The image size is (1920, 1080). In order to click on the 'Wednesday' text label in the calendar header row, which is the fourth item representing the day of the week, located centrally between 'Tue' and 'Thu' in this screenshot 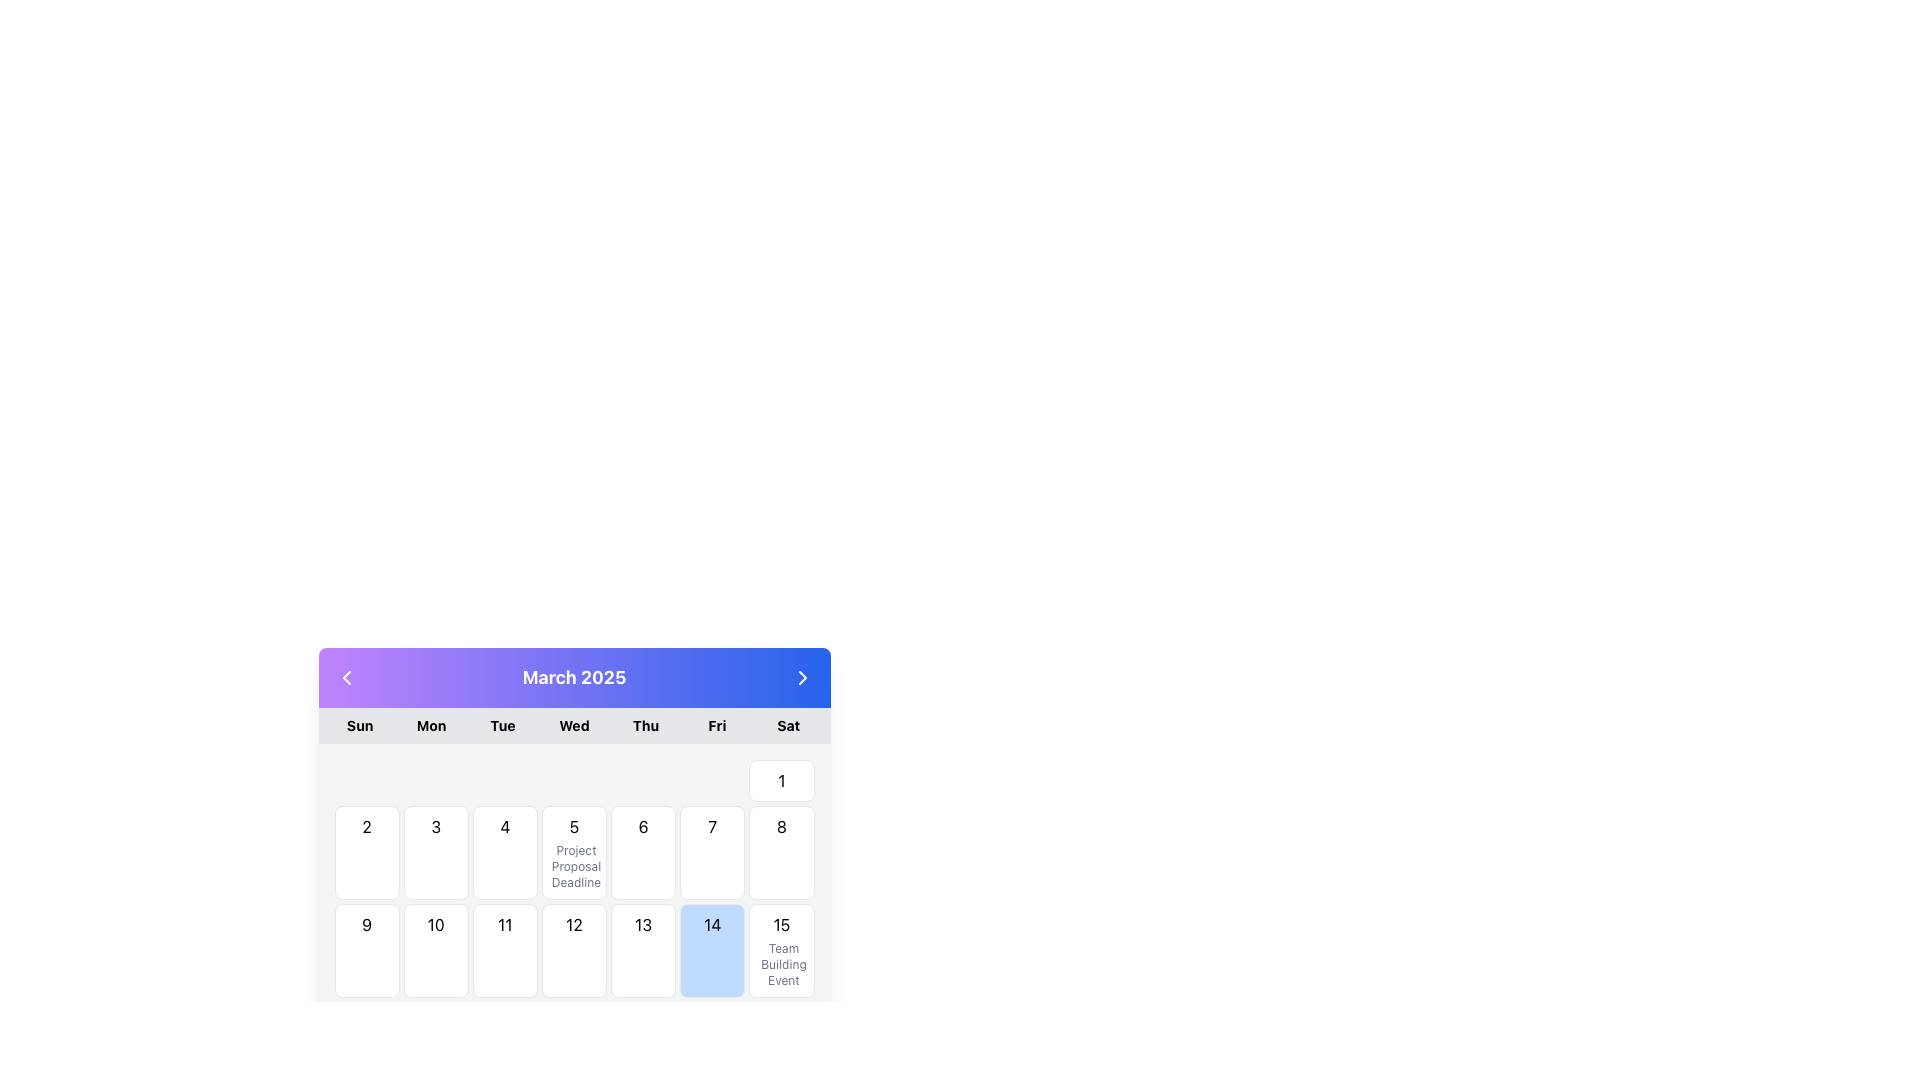, I will do `click(573, 725)`.